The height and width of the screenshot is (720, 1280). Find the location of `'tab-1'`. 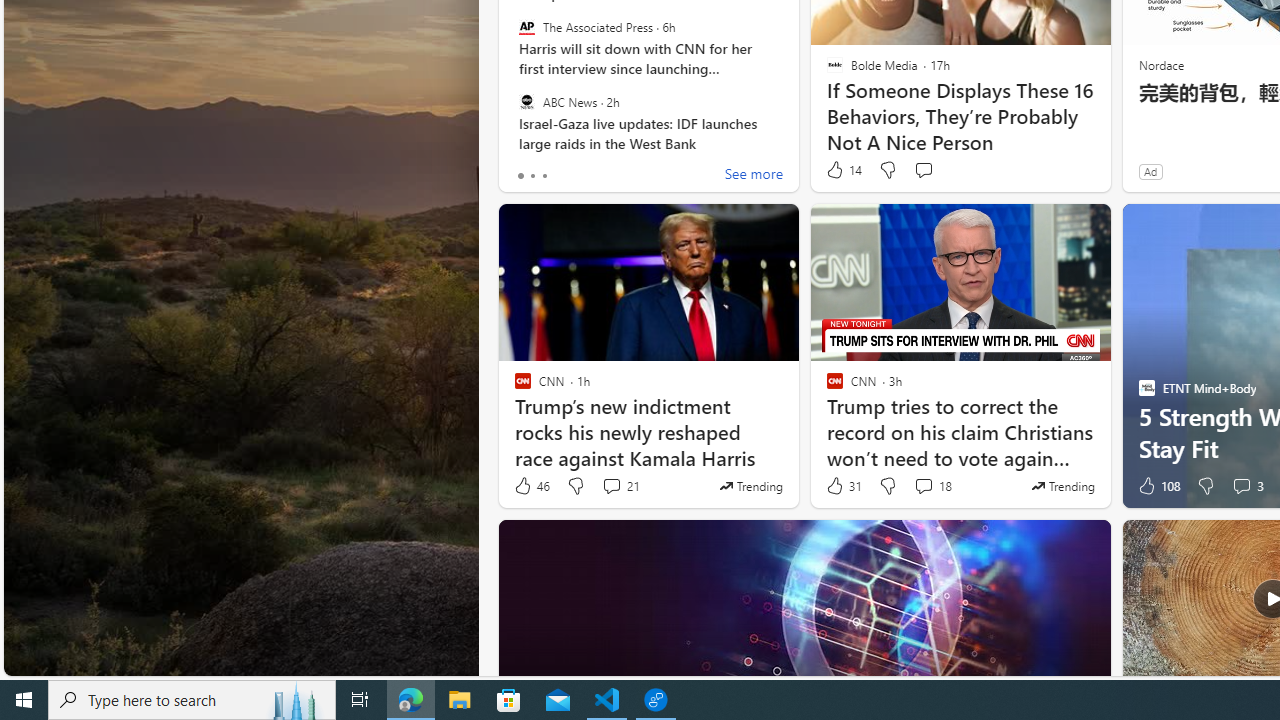

'tab-1' is located at coordinates (532, 175).